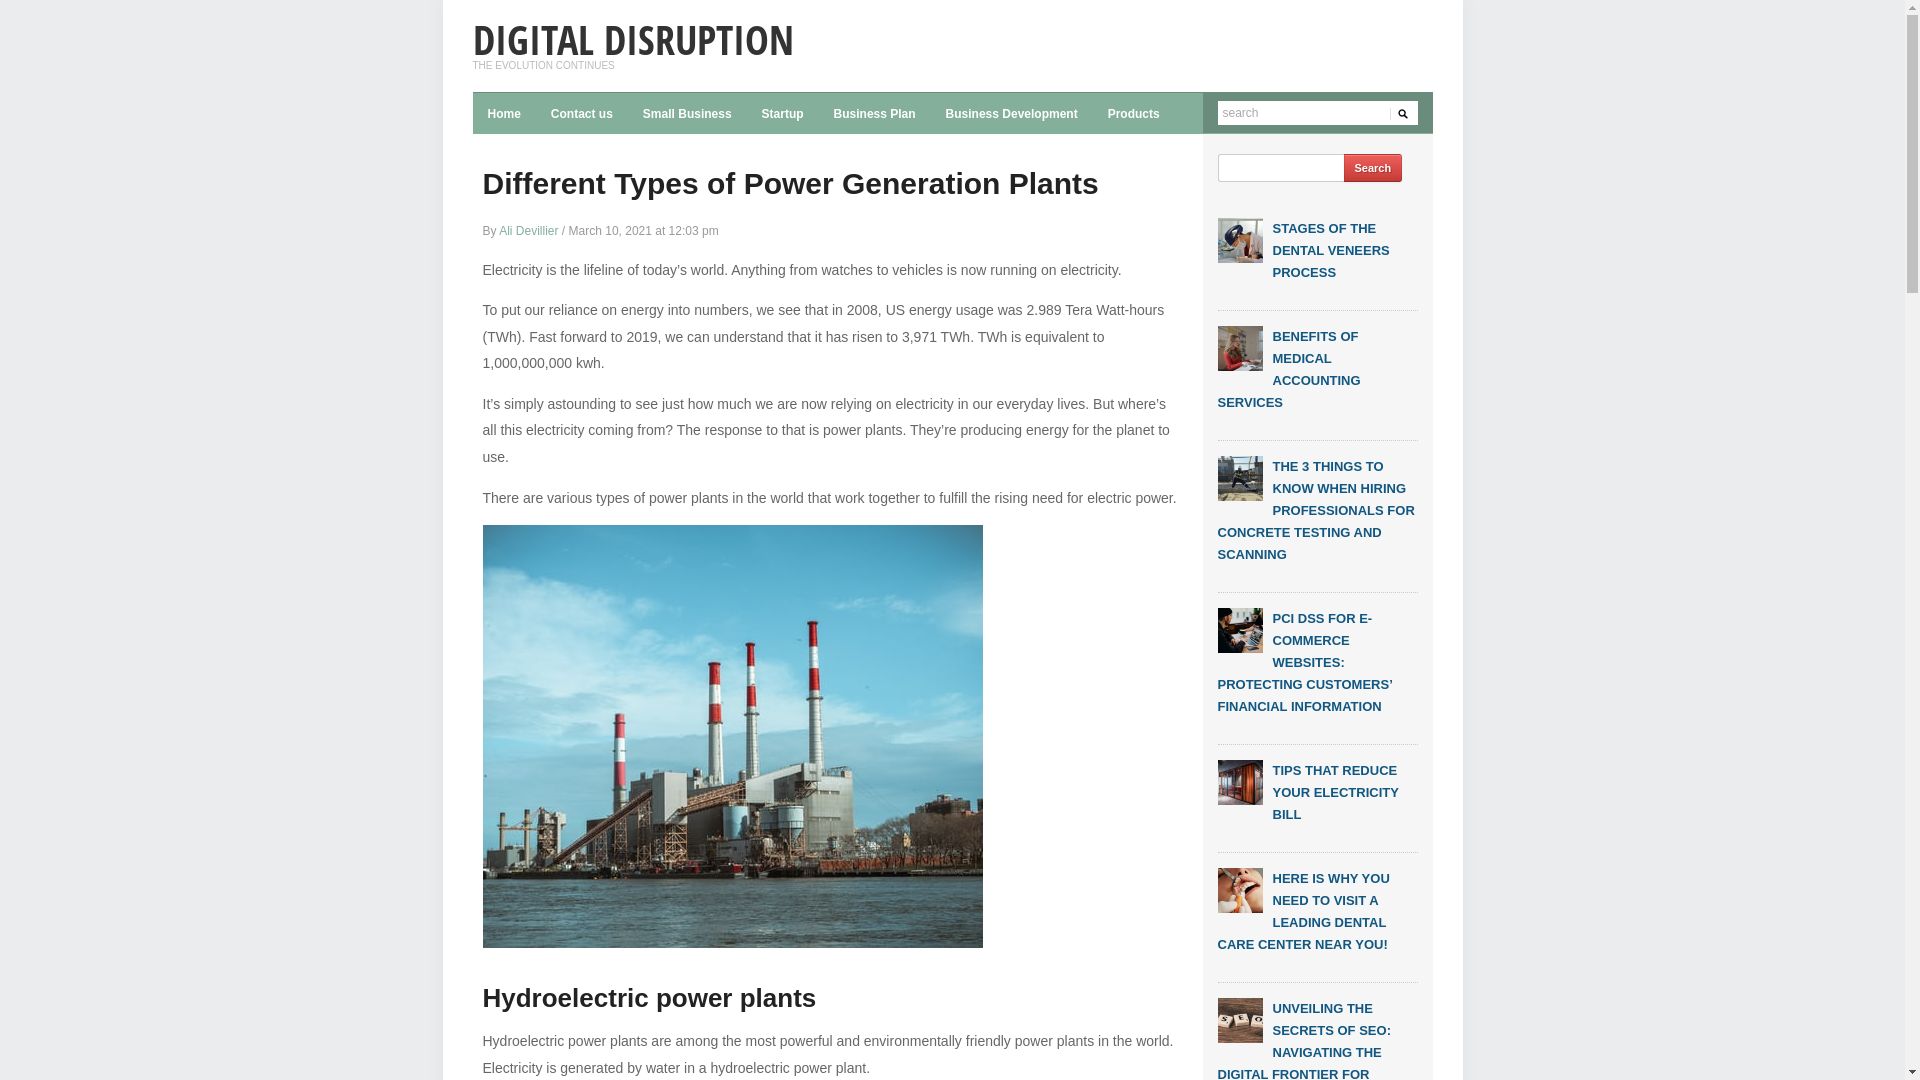 The width and height of the screenshot is (1920, 1080). I want to click on 'Ali Devillier', so click(528, 230).